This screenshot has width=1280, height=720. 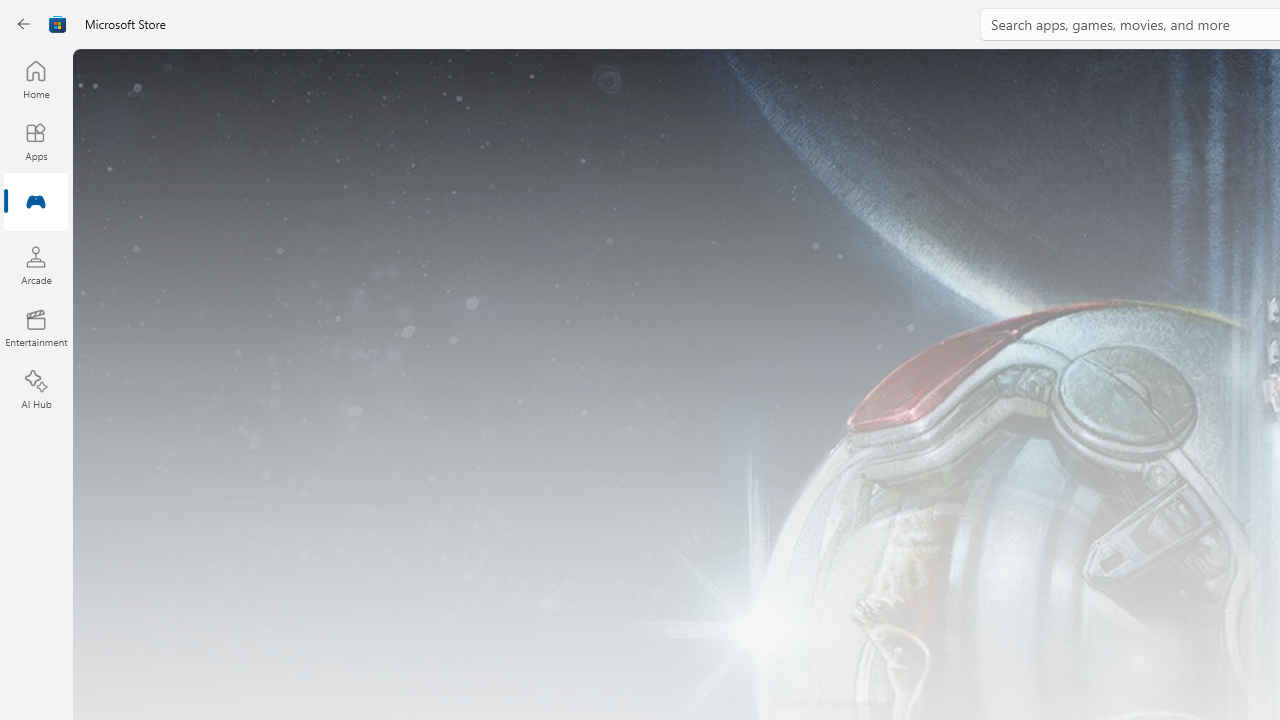 I want to click on 'AI Hub', so click(x=35, y=390).